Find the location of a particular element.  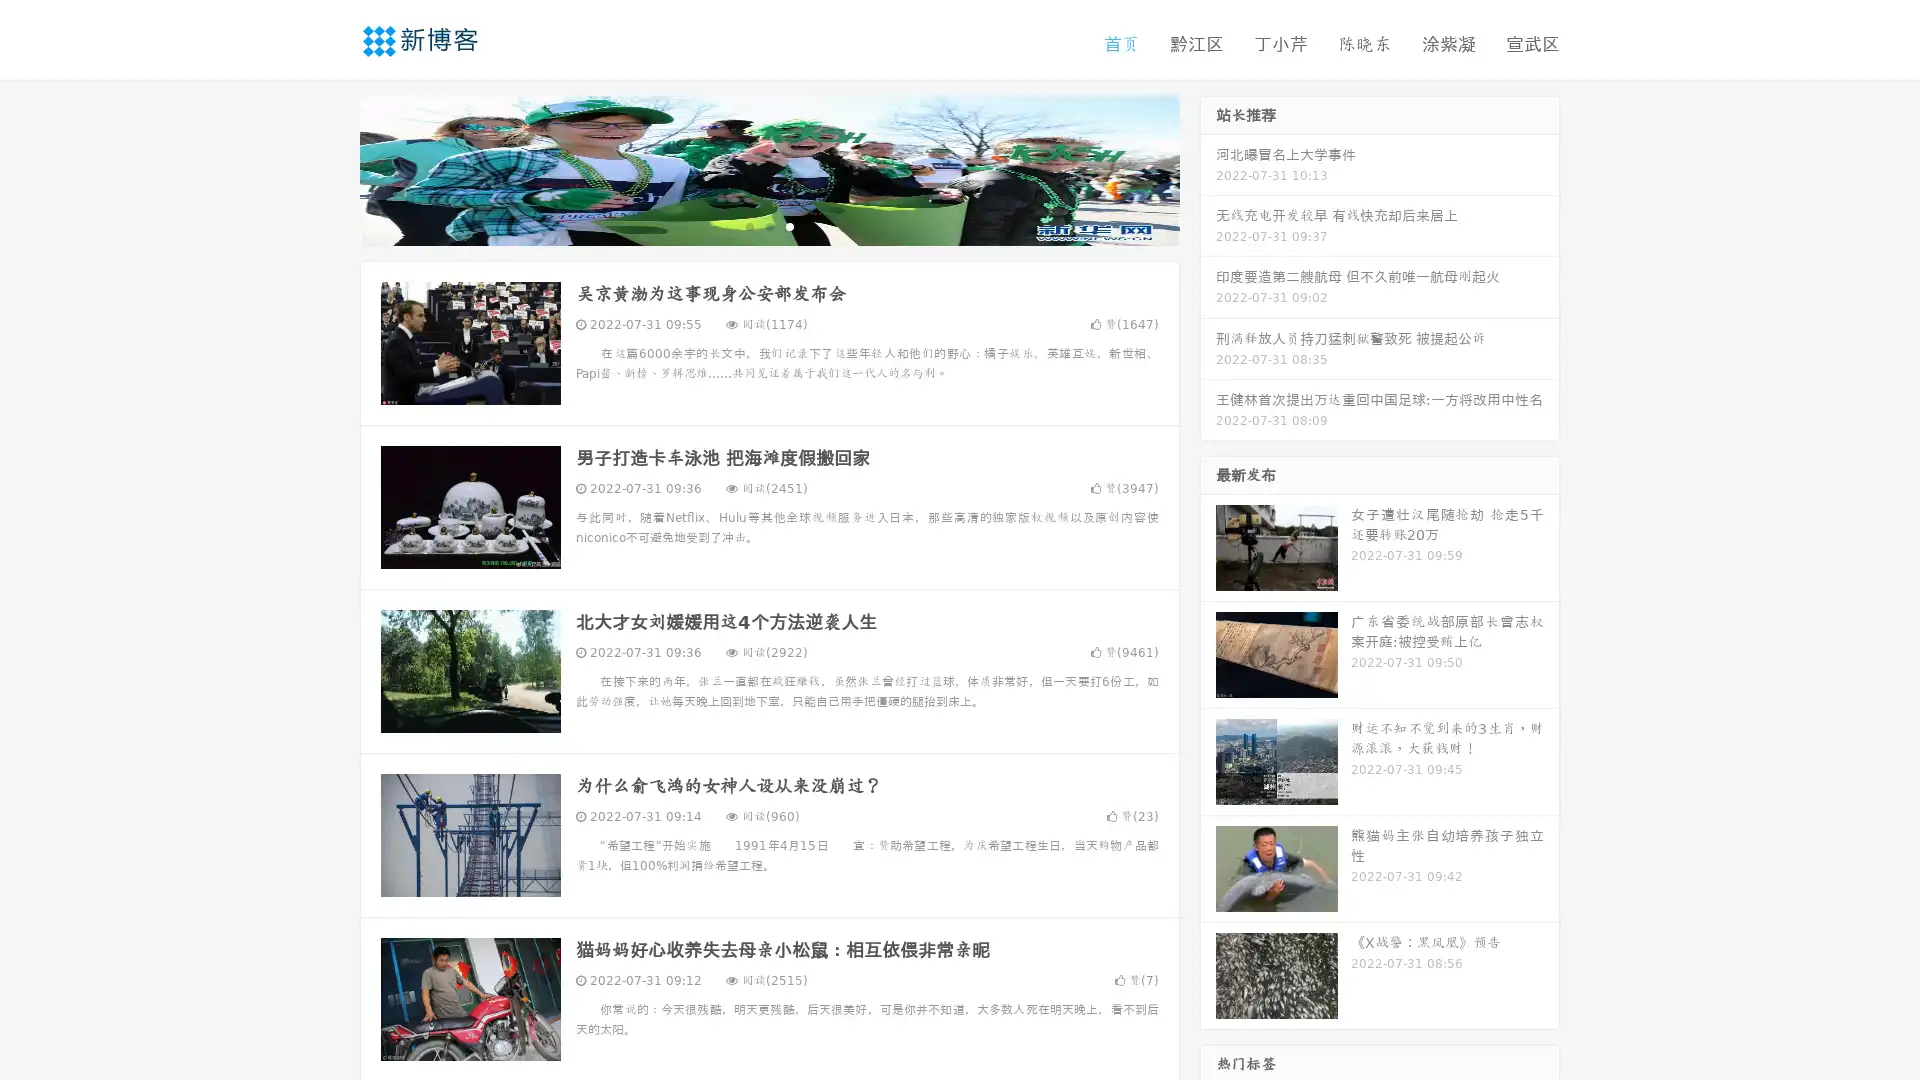

Go to slide 1 is located at coordinates (748, 225).